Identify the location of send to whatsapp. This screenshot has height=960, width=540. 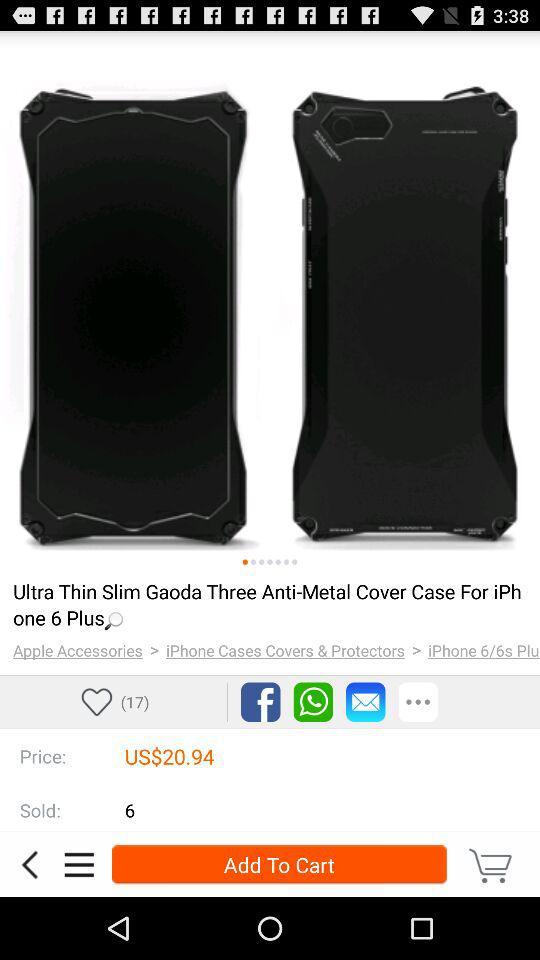
(313, 702).